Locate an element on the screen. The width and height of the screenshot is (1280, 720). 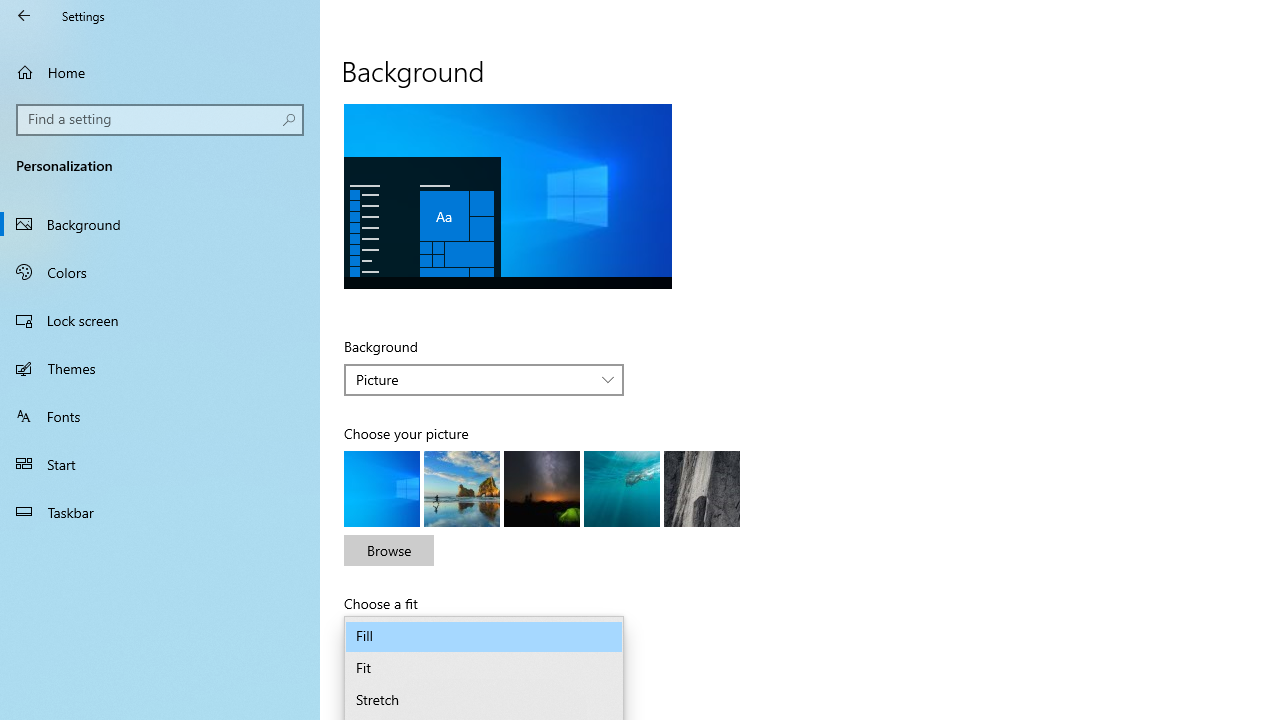
'Browse' is located at coordinates (389, 550).